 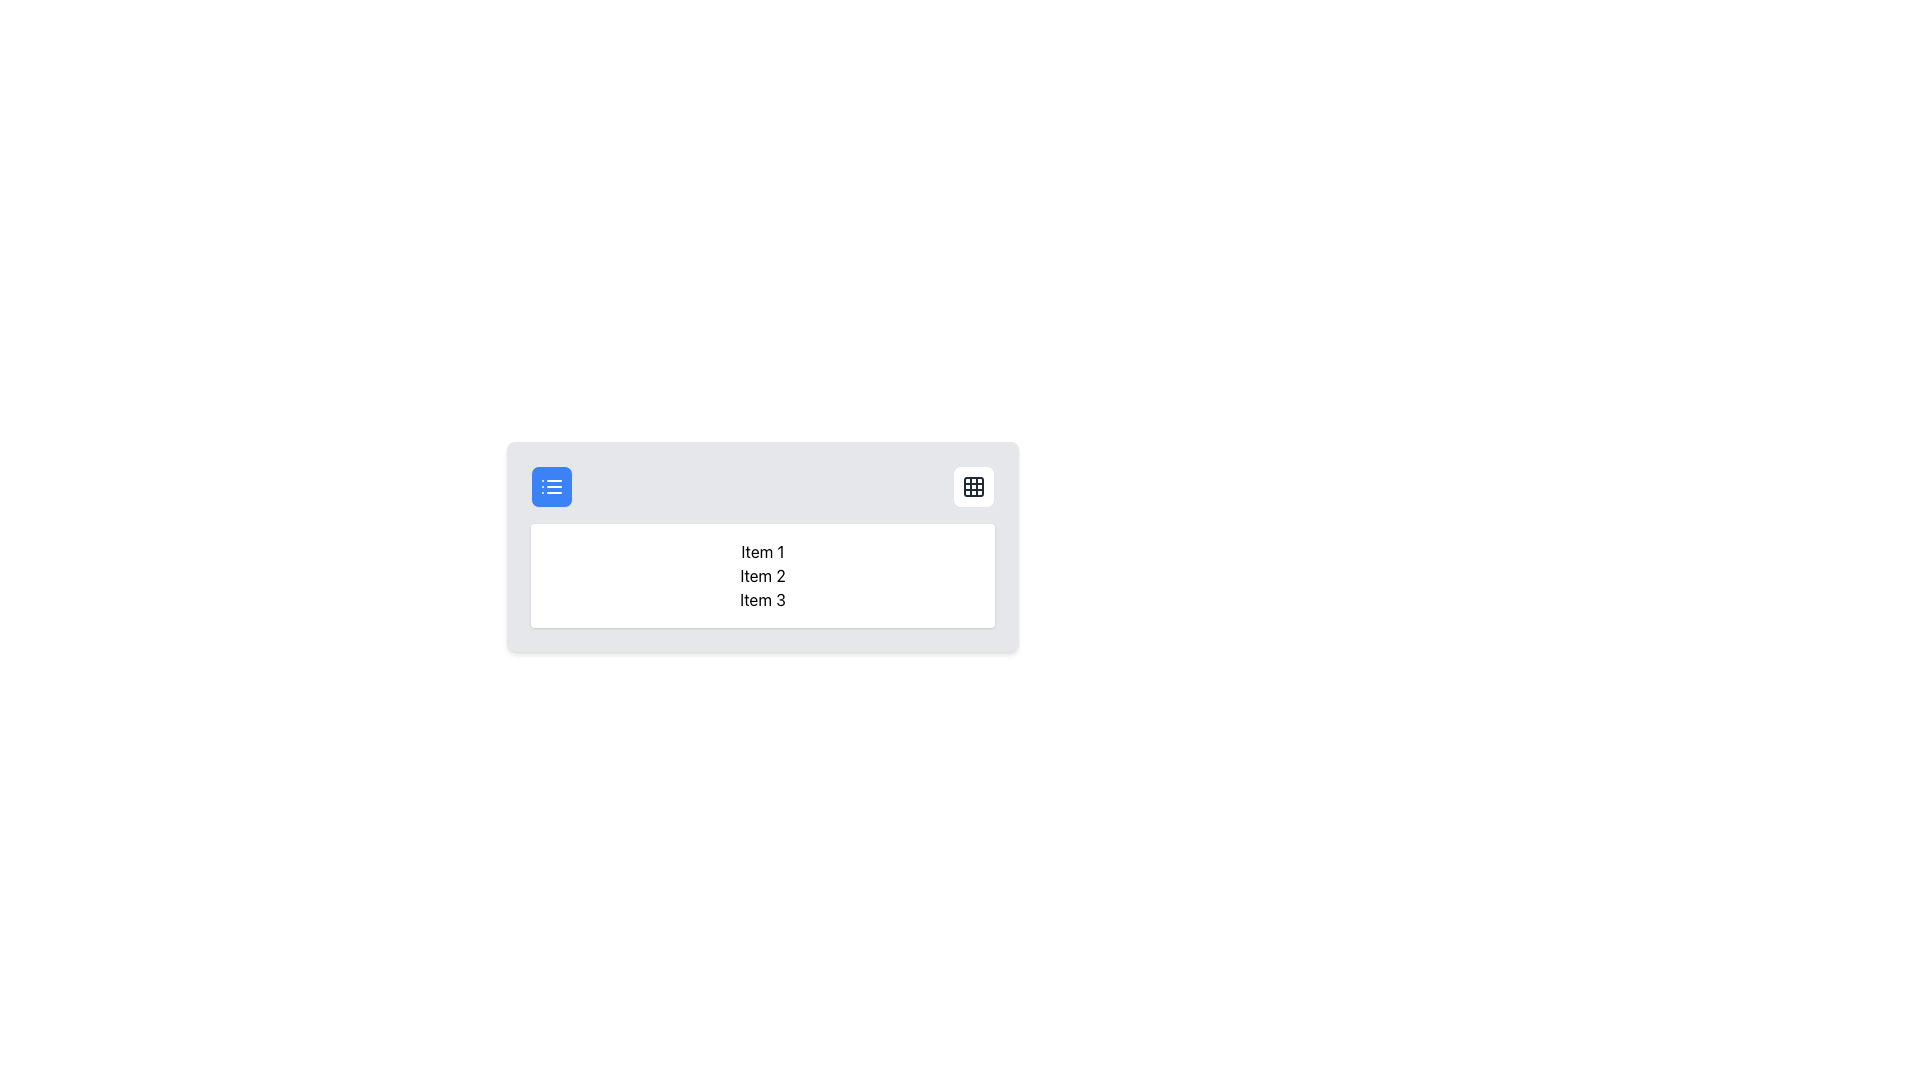 What do you see at coordinates (762, 551) in the screenshot?
I see `the text label displaying 'Item 1', which is the first item in a vertically stacked list of three items` at bounding box center [762, 551].